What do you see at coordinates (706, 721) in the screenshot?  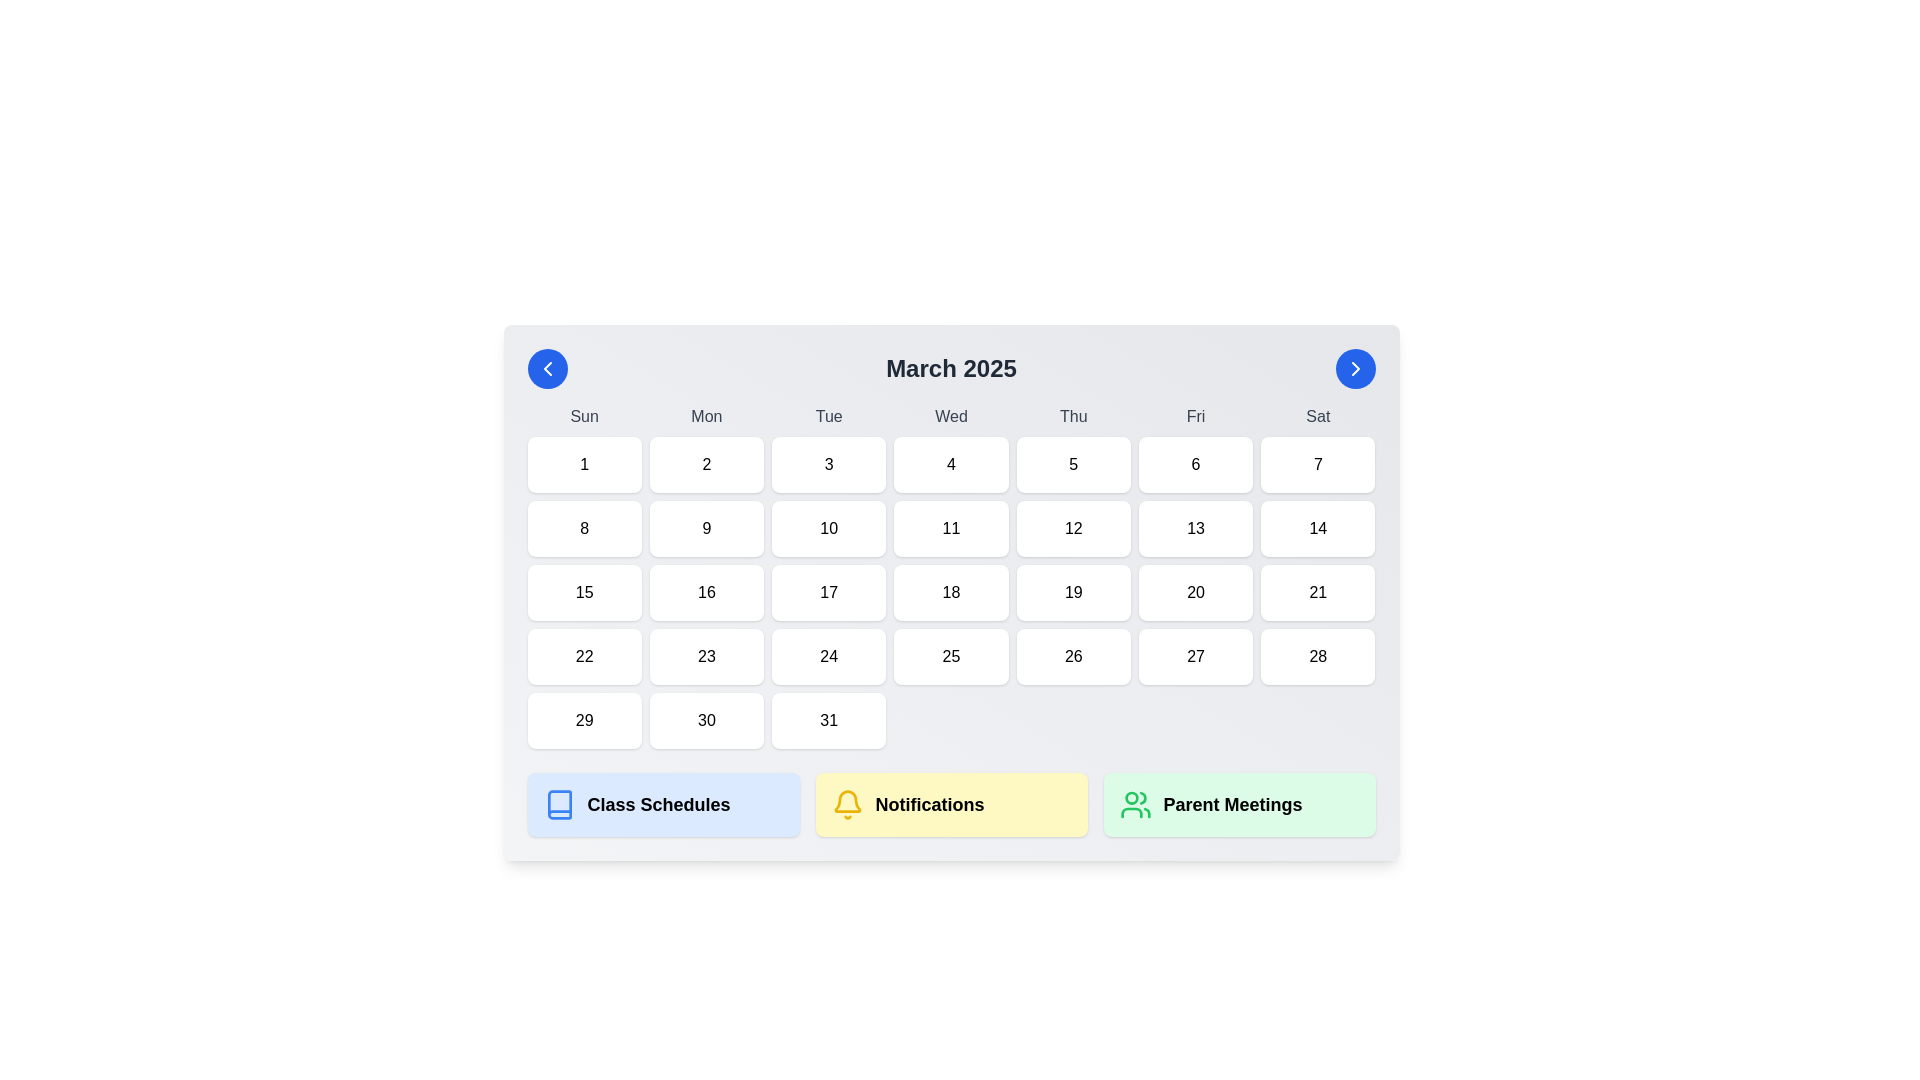 I see `the square-shaped button with a white background, rounded corners, and the text '30' centered in black, which changes to a blue background on hover, located in the grid for March 2025, aligning with 'Mon'` at bounding box center [706, 721].